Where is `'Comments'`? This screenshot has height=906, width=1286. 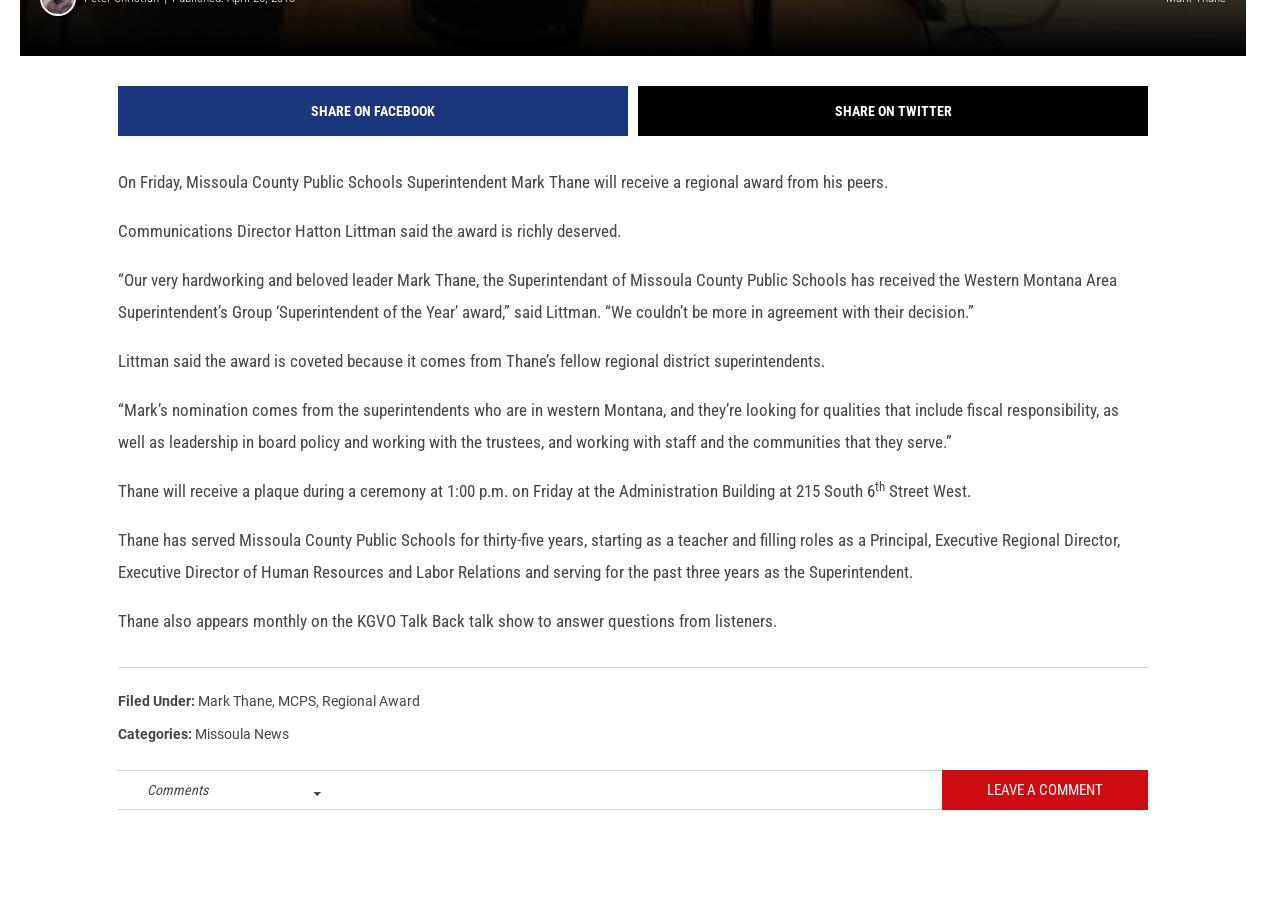 'Comments' is located at coordinates (177, 816).